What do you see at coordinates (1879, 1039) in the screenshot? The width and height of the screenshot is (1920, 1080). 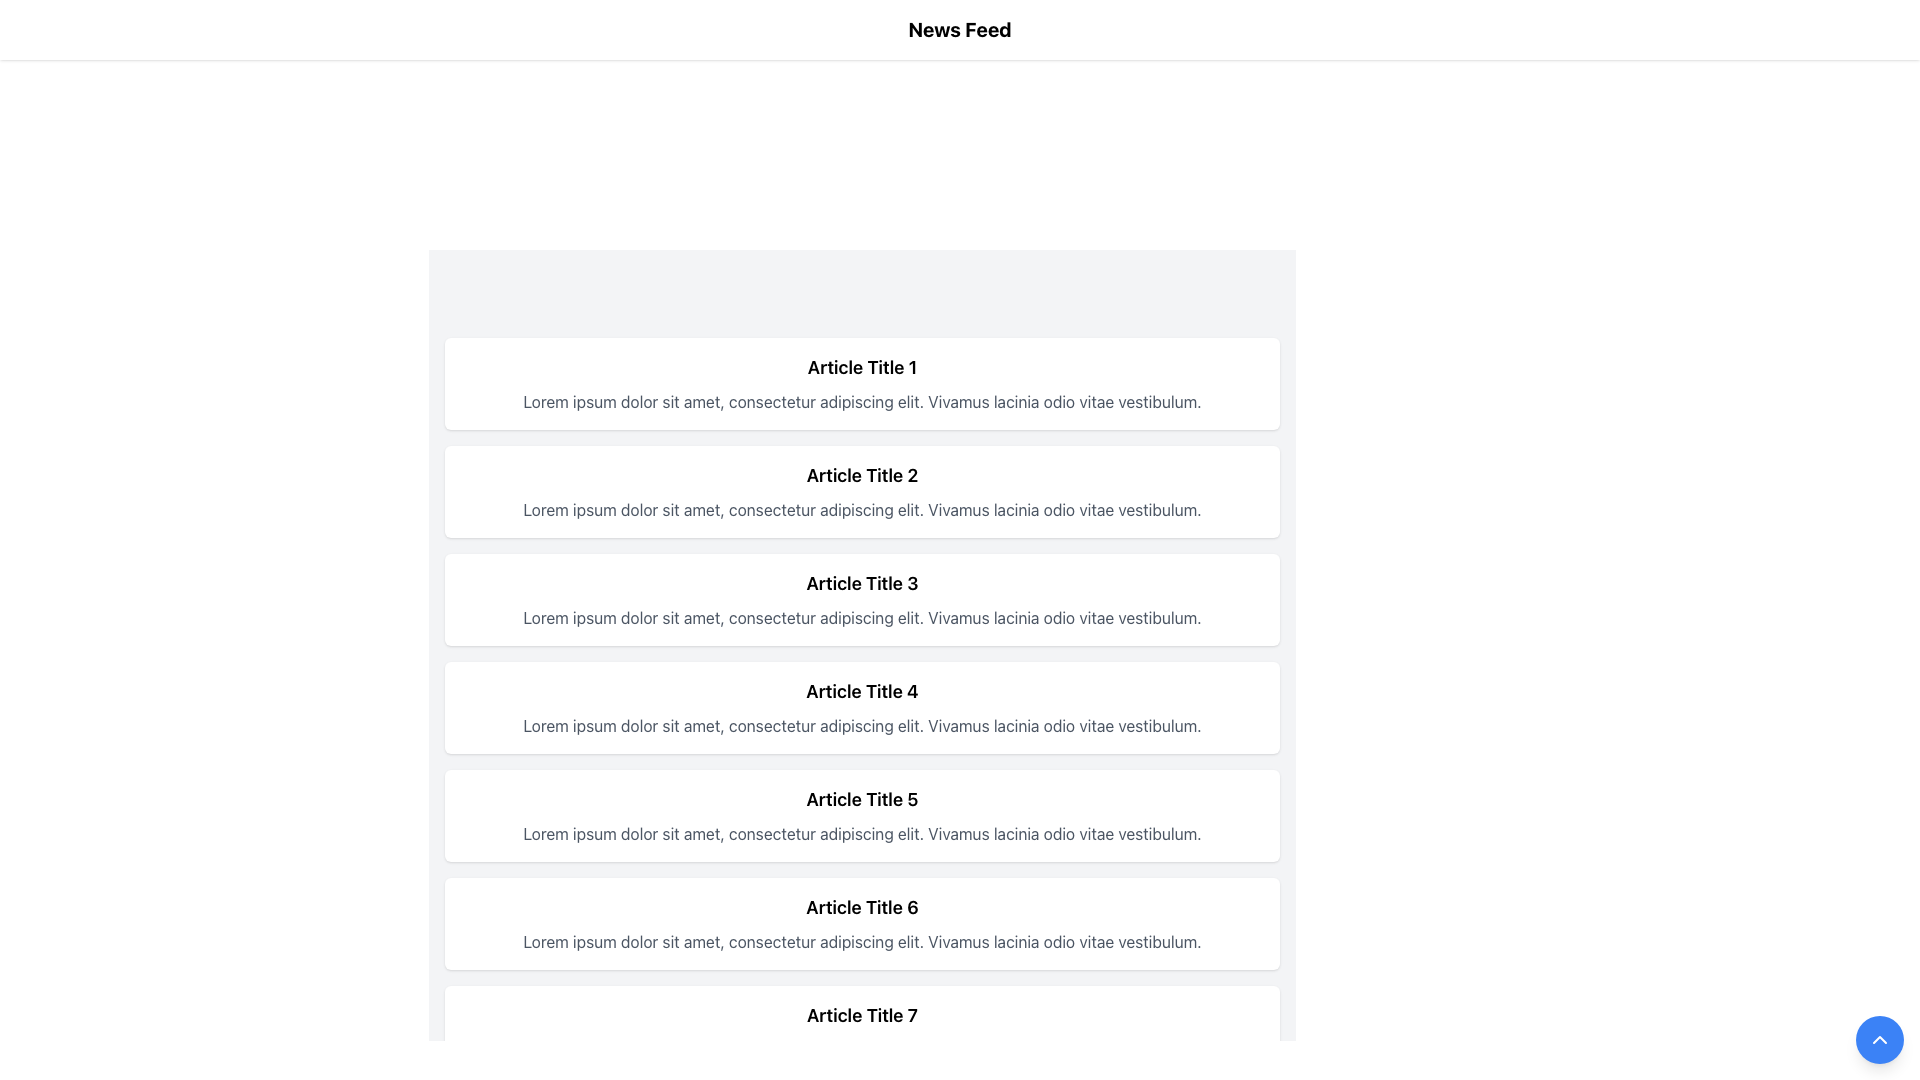 I see `the blue circular button with a white upward-pointing chevron symbol located at the bottom-right corner of the interface` at bounding box center [1879, 1039].